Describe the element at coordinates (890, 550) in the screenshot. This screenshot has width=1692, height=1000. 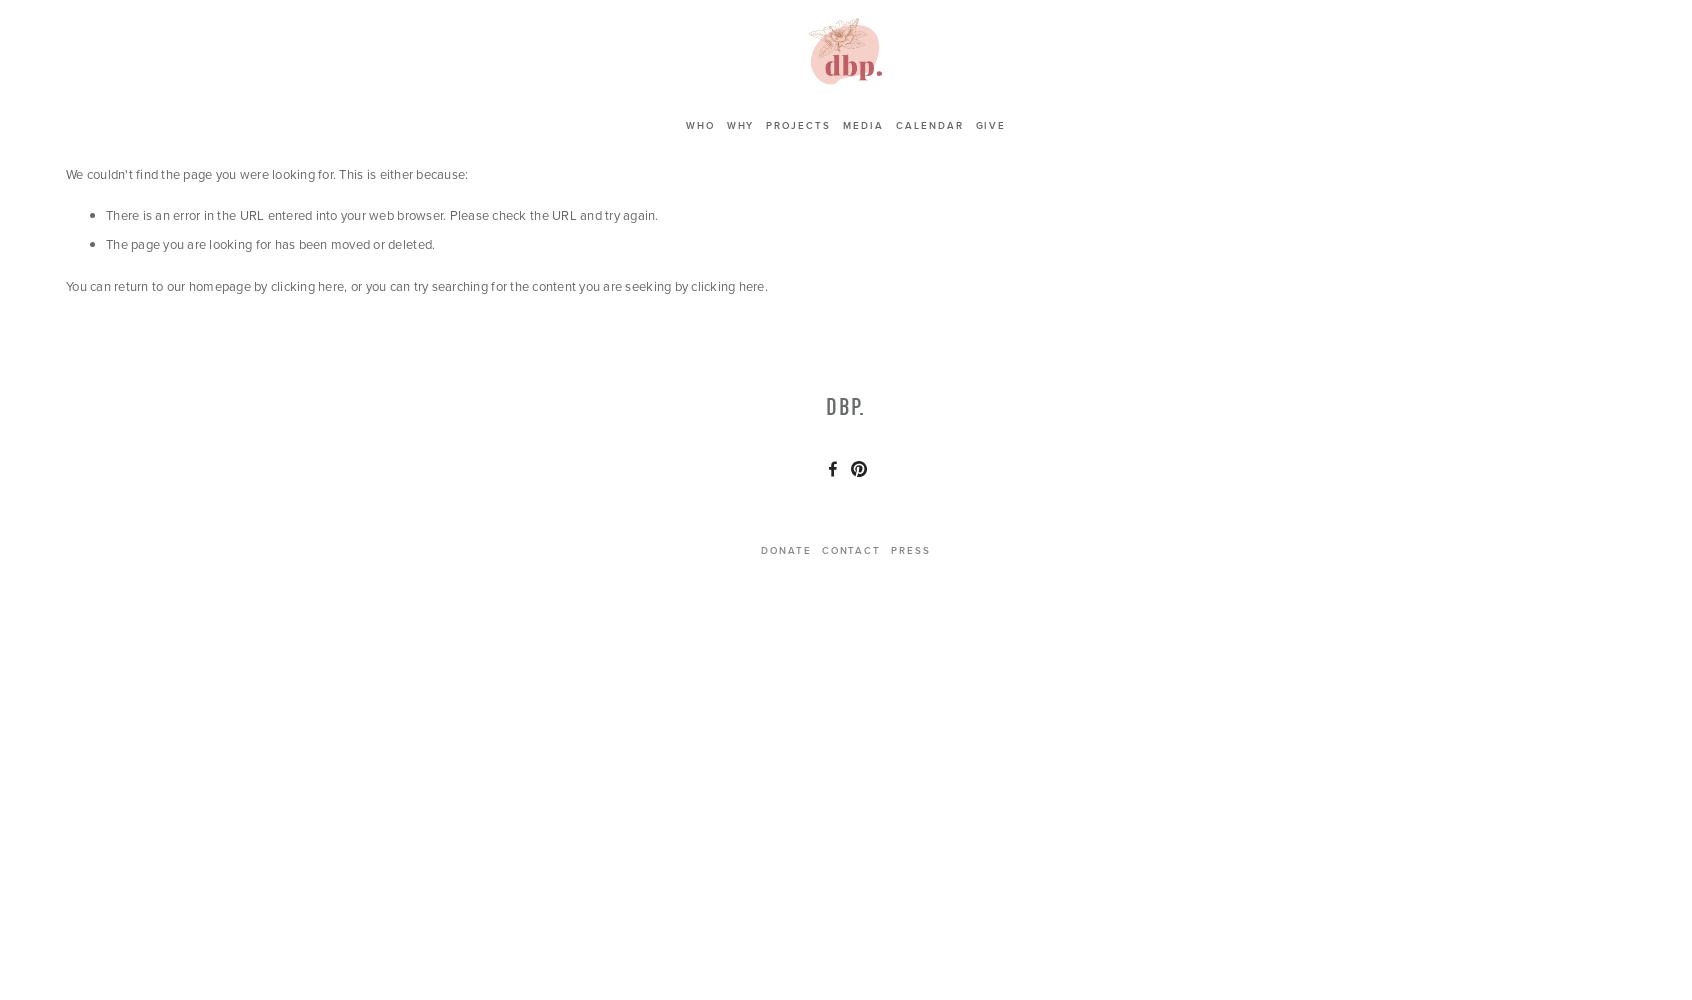
I see `'Press'` at that location.